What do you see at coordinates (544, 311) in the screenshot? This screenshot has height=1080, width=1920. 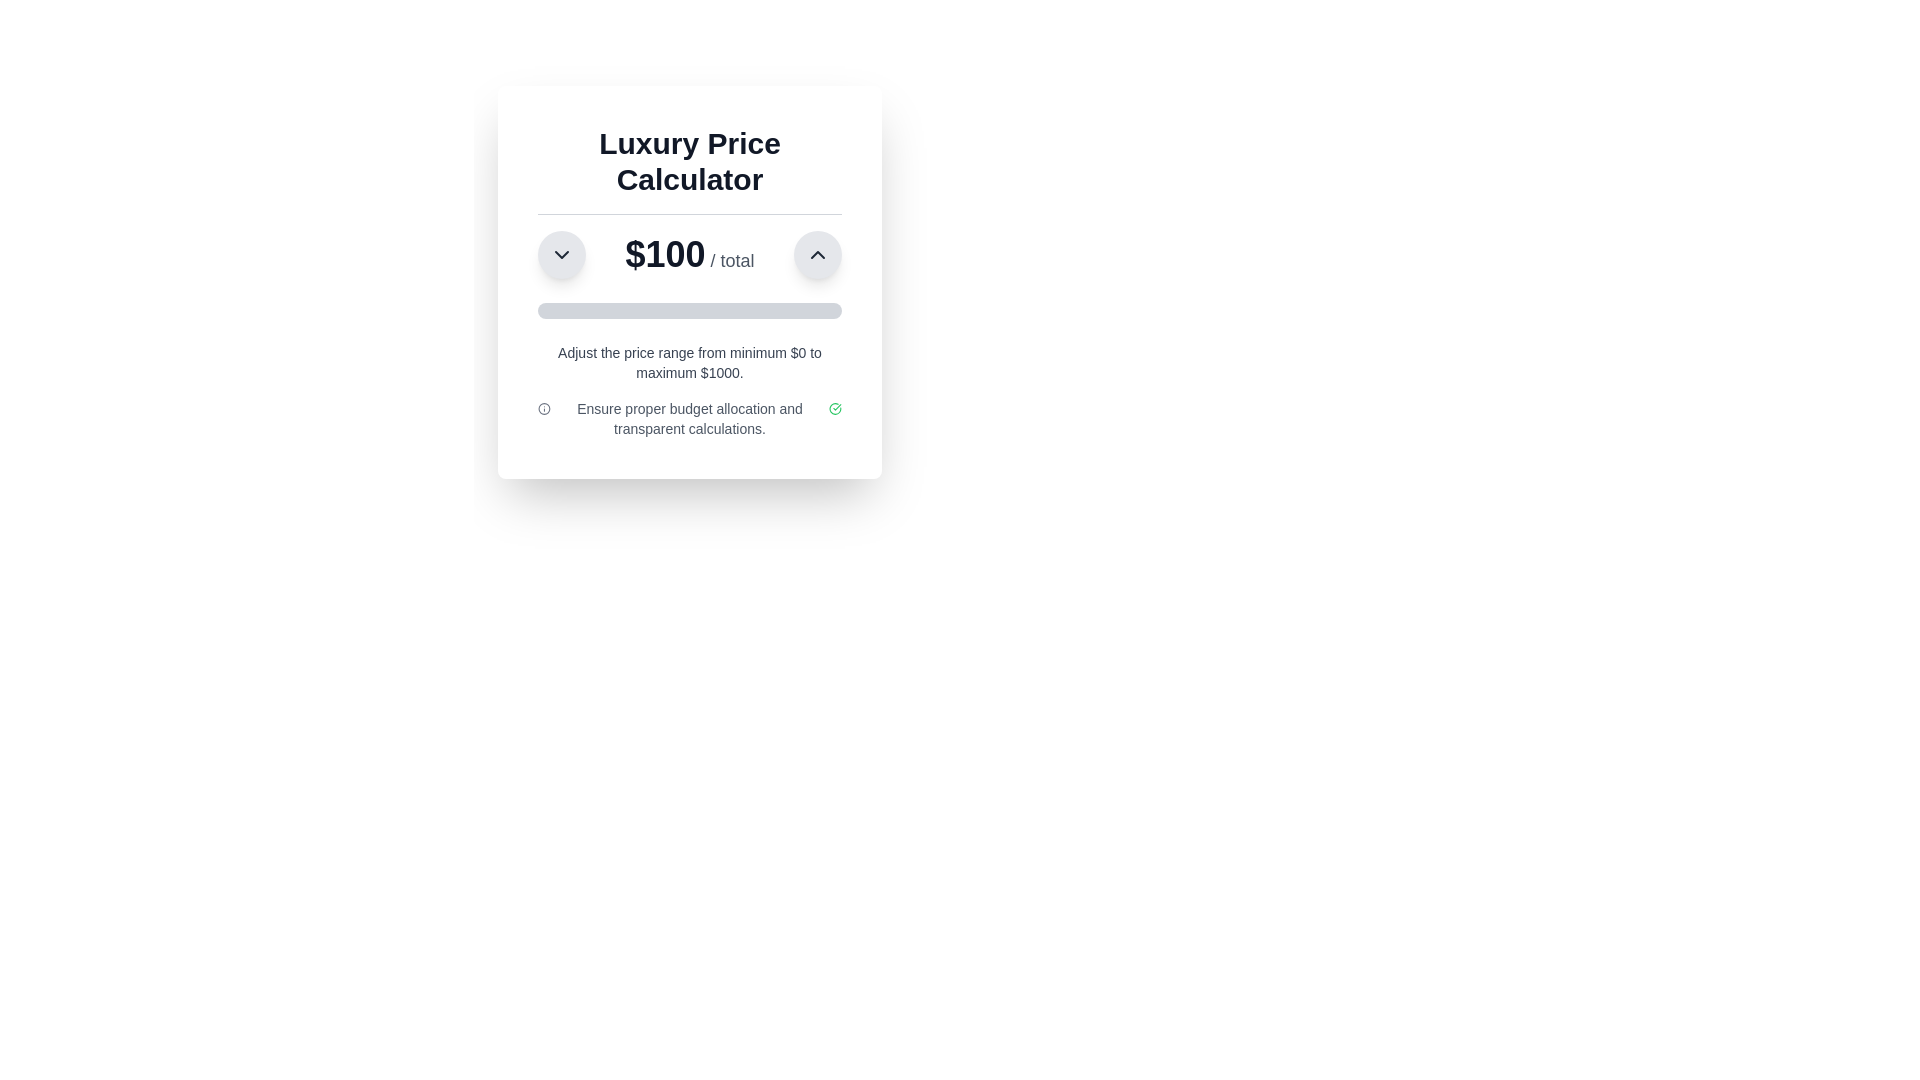 I see `the price range` at bounding box center [544, 311].